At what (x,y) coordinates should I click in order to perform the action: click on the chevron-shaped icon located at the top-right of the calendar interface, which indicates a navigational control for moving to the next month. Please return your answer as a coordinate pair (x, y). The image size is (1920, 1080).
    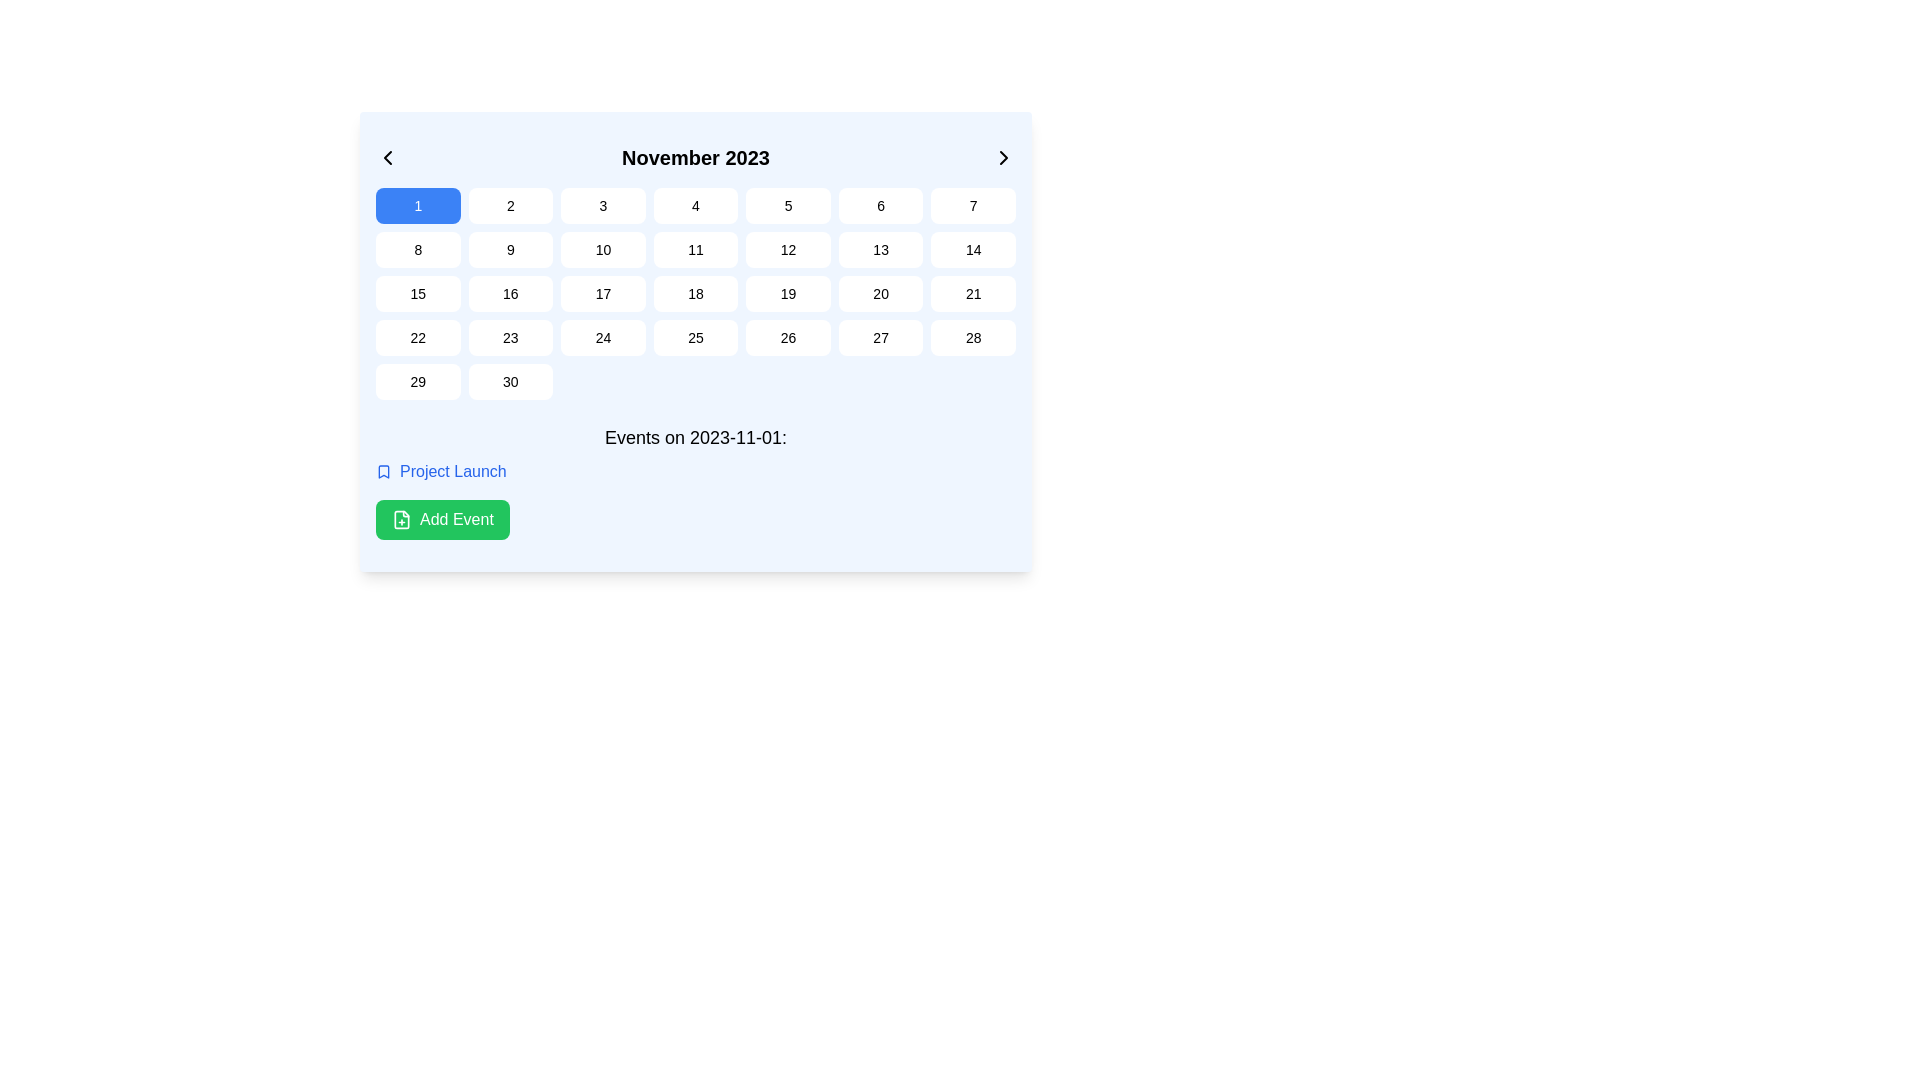
    Looking at the image, I should click on (1003, 157).